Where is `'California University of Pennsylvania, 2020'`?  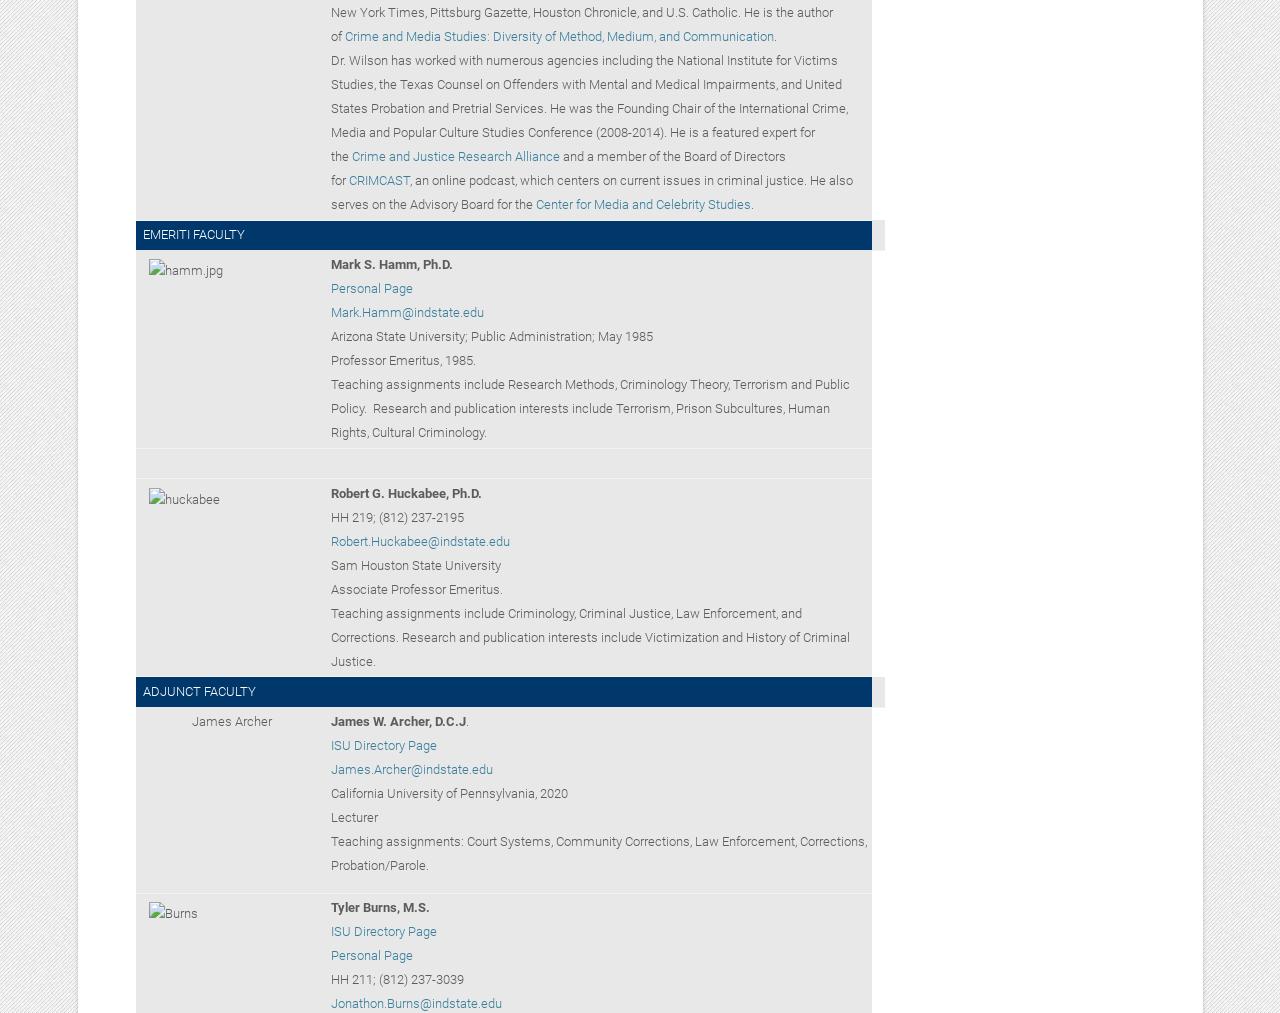
'California University of Pennsylvania, 2020' is located at coordinates (447, 793).